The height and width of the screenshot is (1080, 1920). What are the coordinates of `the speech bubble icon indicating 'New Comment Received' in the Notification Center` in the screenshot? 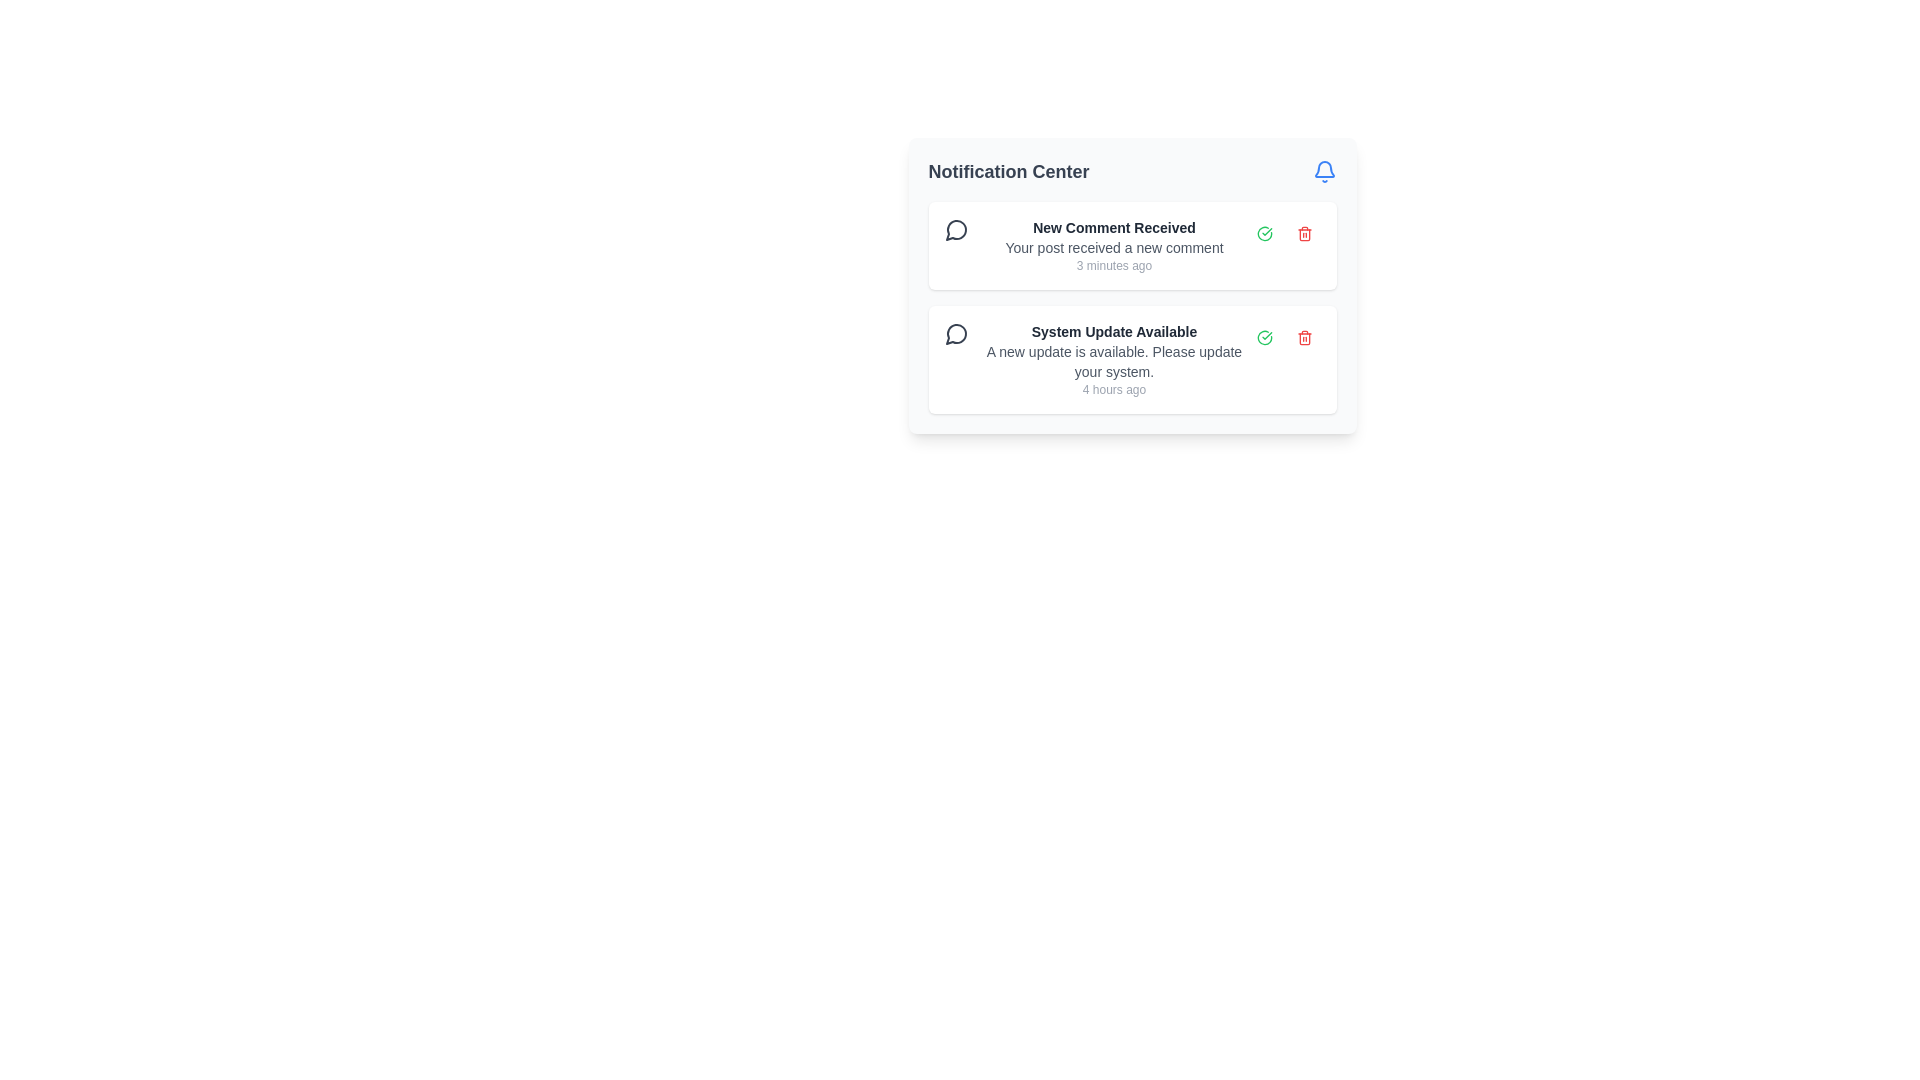 It's located at (954, 229).